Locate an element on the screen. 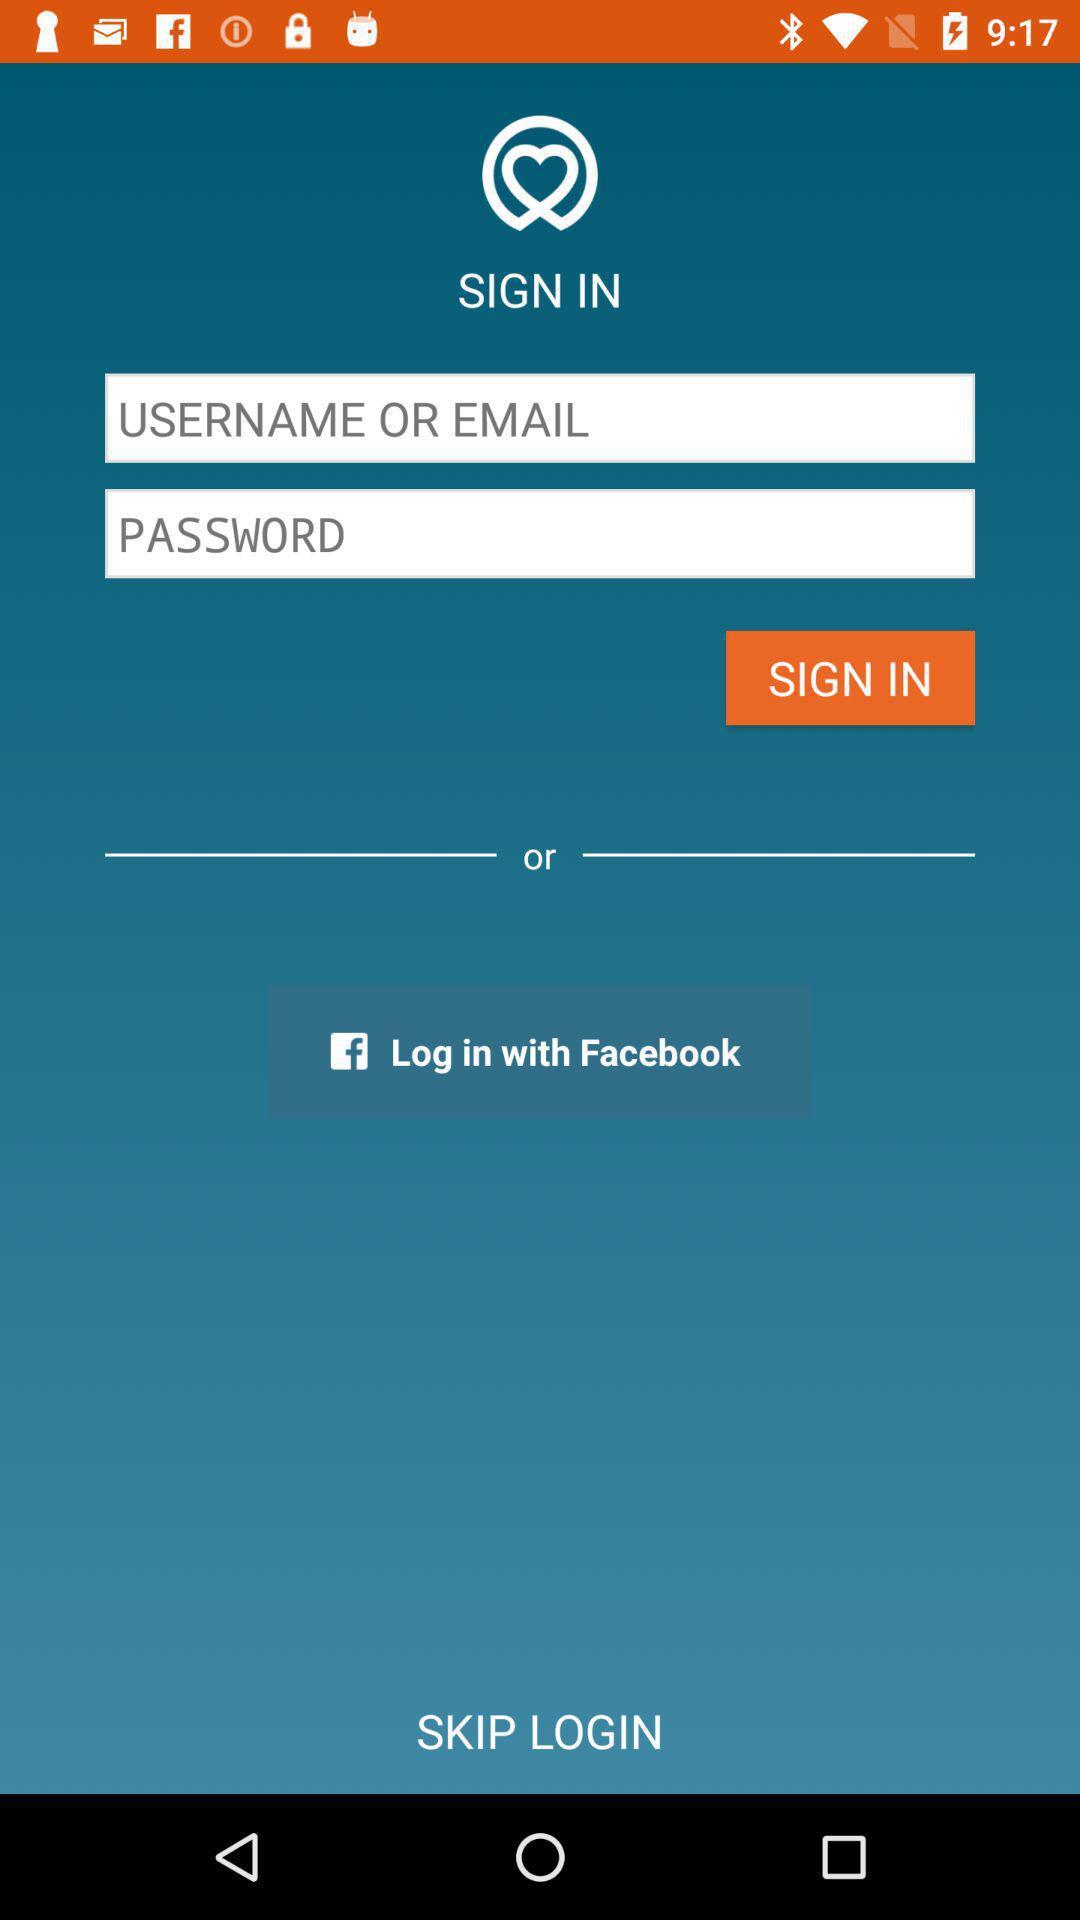 The image size is (1080, 1920). sign in info is located at coordinates (540, 417).